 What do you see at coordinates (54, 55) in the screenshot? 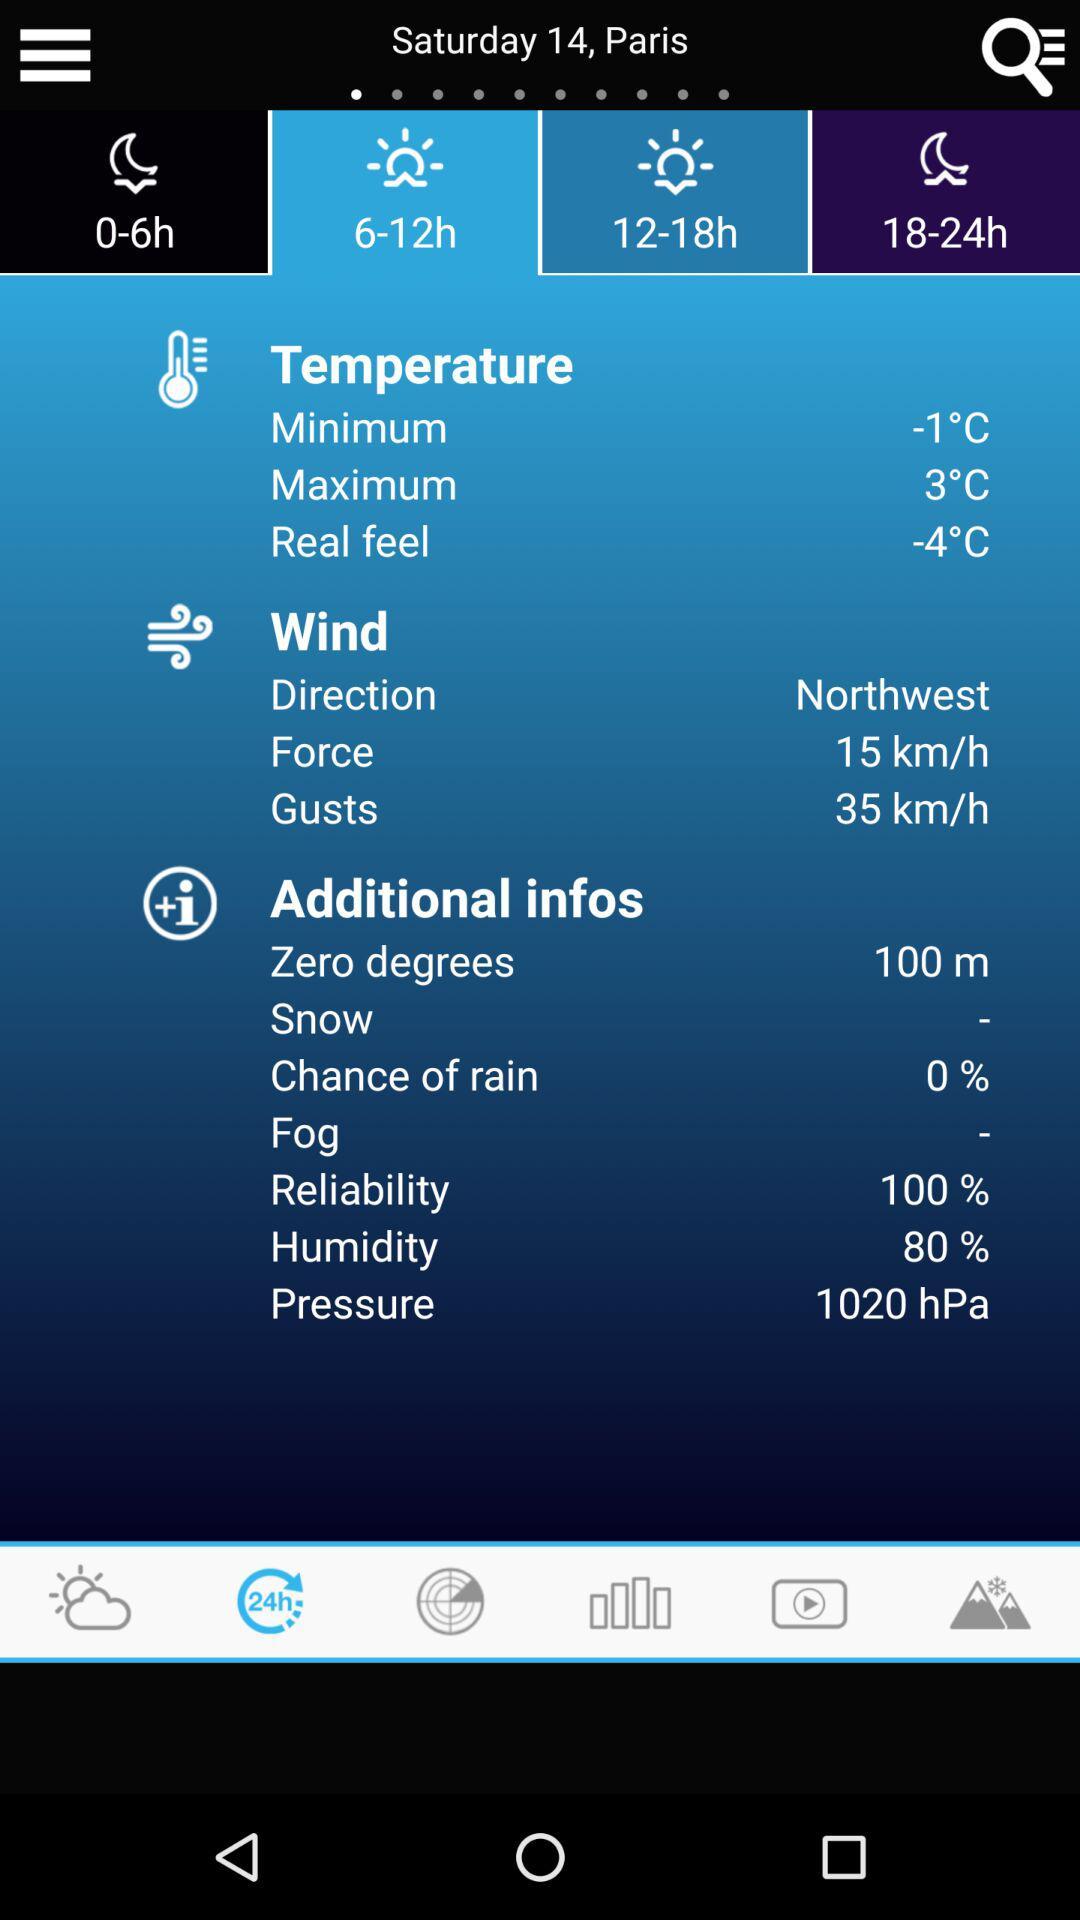
I see `more options` at bounding box center [54, 55].